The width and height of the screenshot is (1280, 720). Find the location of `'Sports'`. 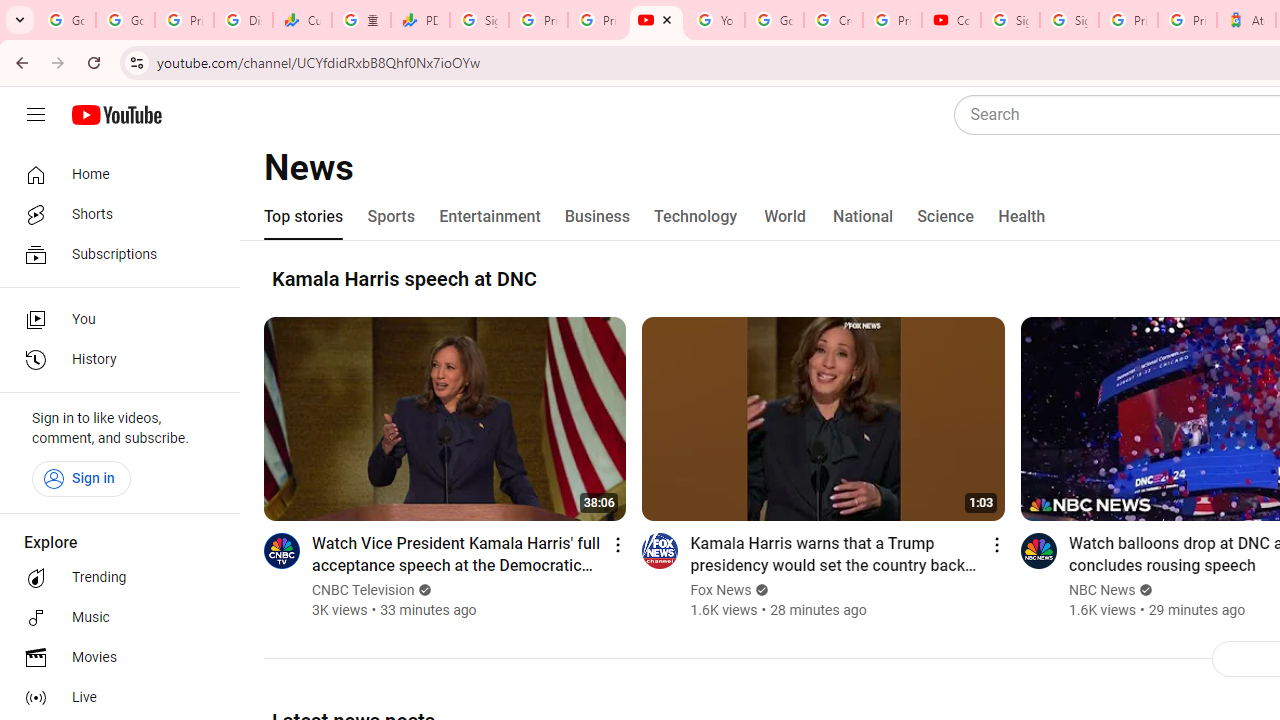

'Sports' is located at coordinates (391, 217).